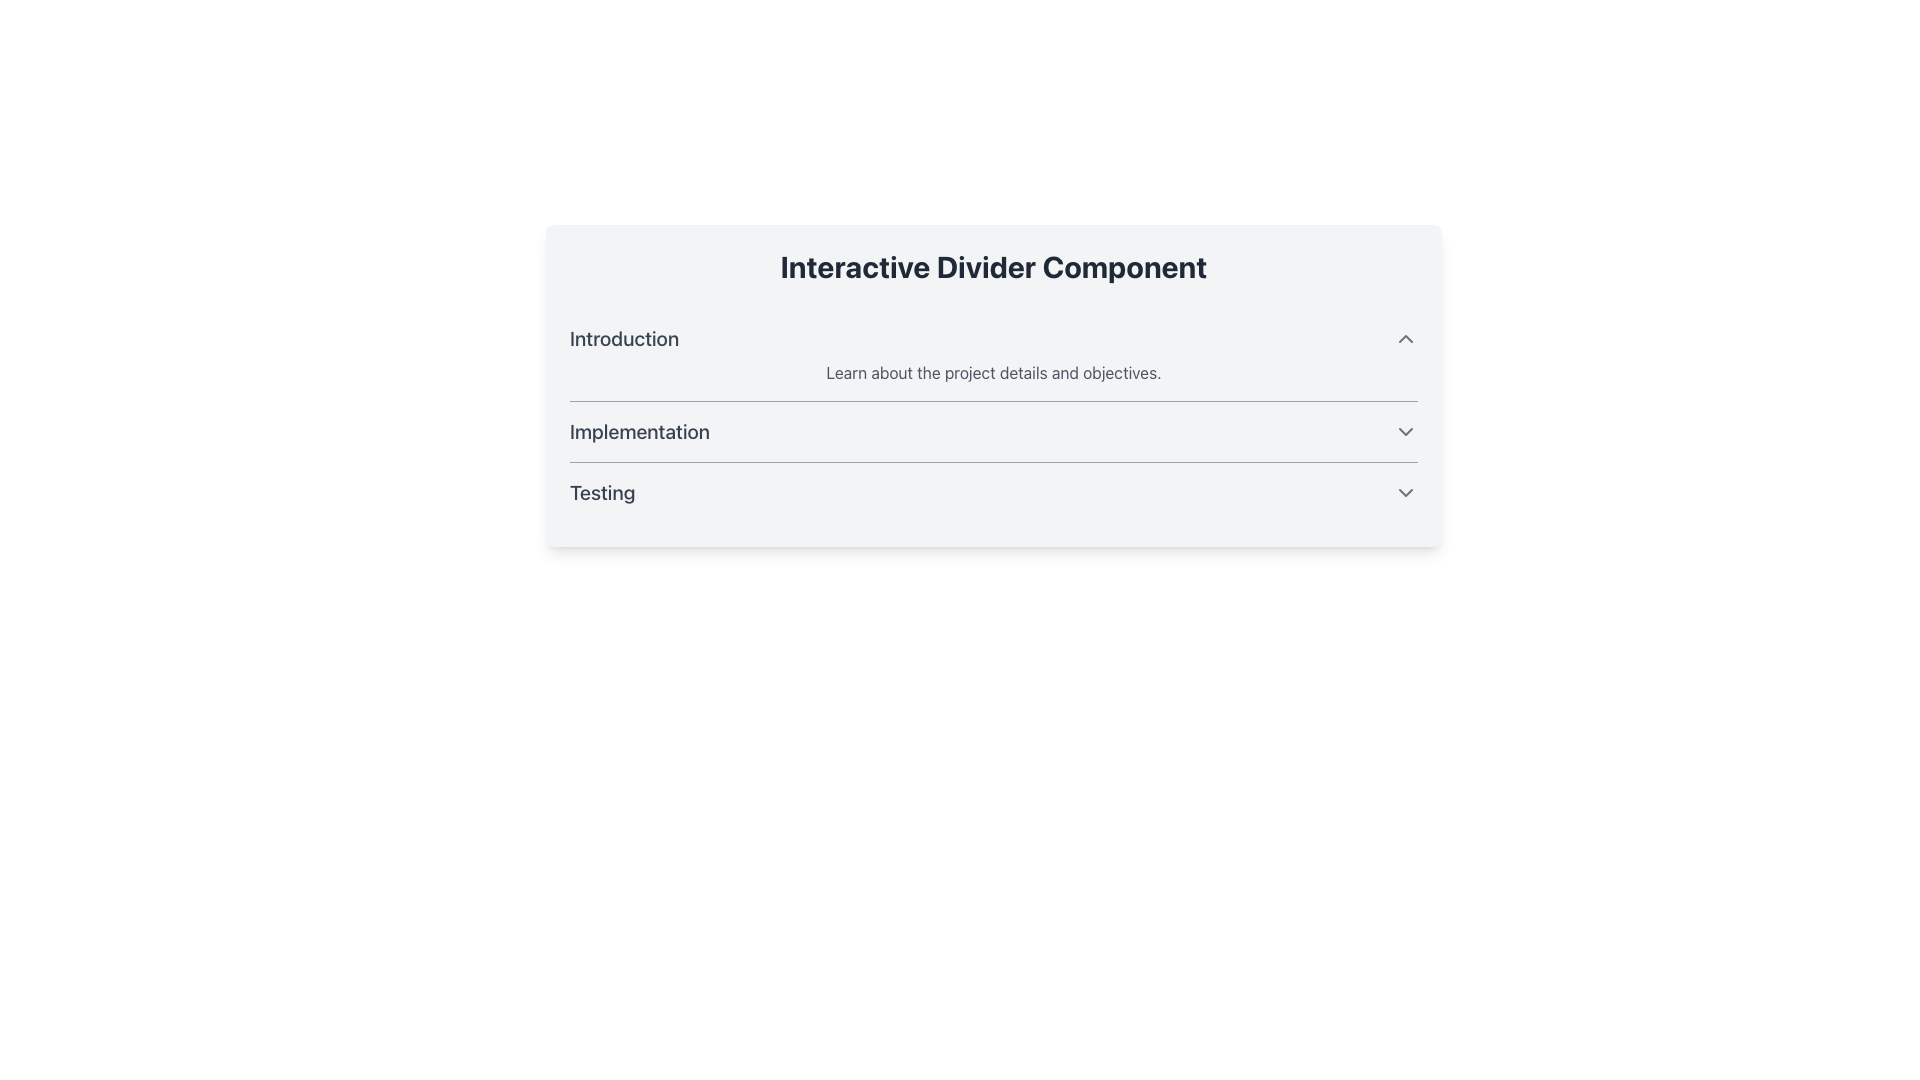  What do you see at coordinates (1405, 338) in the screenshot?
I see `the chevron arrow icon located on the far right side of the 'Introduction' section header` at bounding box center [1405, 338].